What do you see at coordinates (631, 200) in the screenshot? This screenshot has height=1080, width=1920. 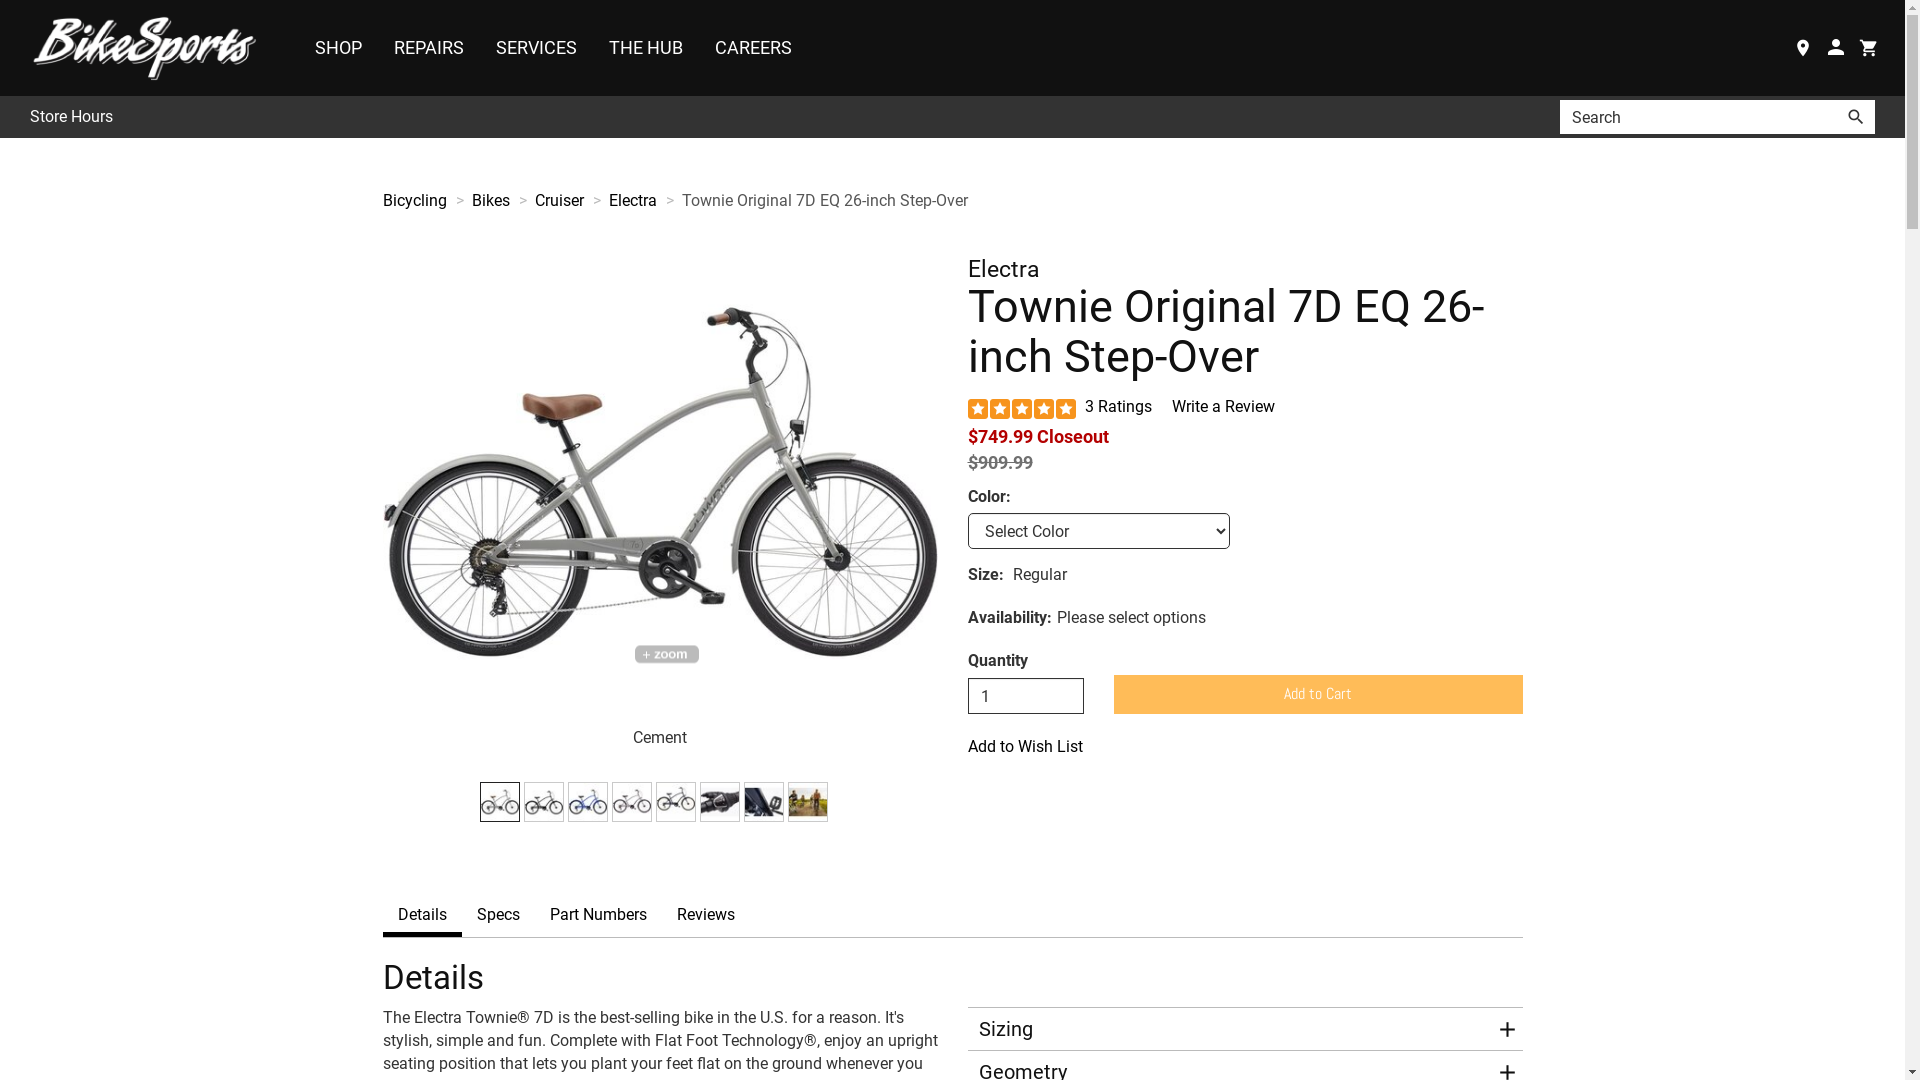 I see `'Electra'` at bounding box center [631, 200].